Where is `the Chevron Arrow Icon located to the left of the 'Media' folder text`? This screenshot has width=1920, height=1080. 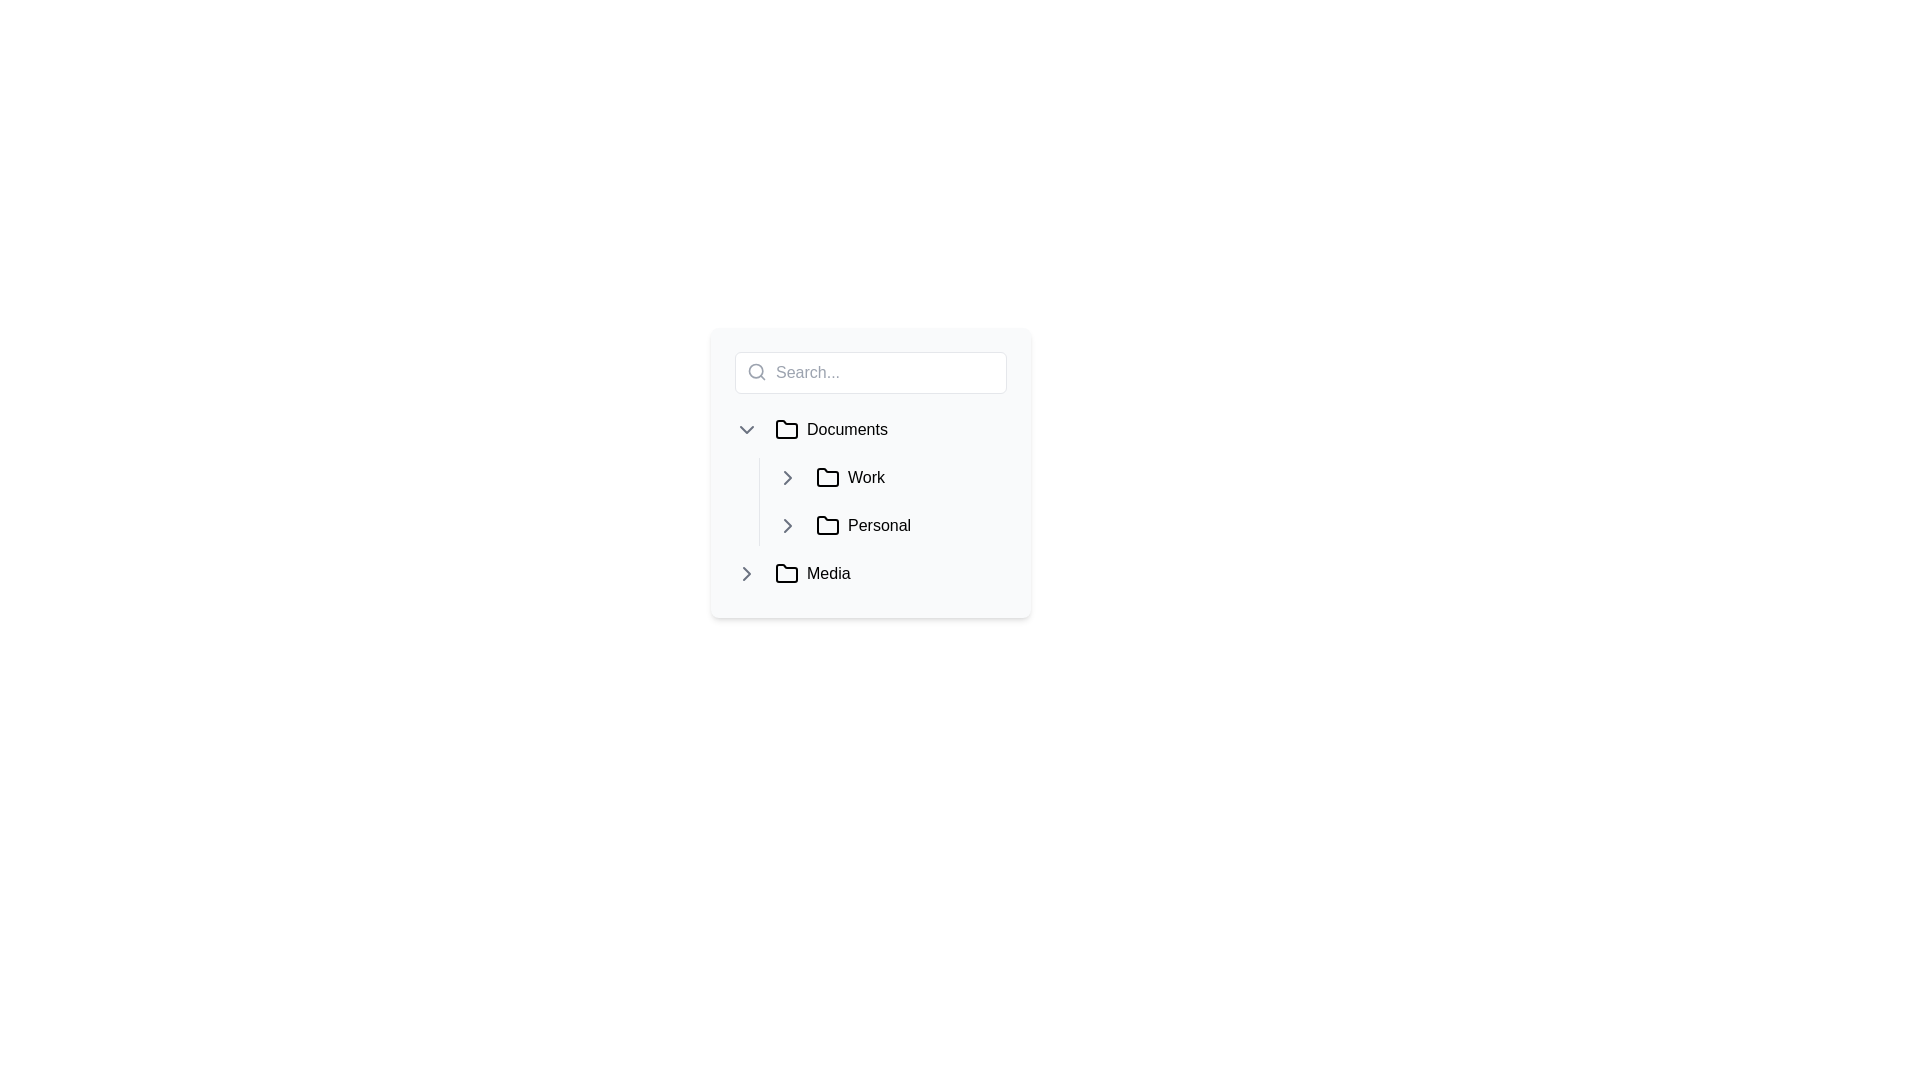
the Chevron Arrow Icon located to the left of the 'Media' folder text is located at coordinates (746, 574).